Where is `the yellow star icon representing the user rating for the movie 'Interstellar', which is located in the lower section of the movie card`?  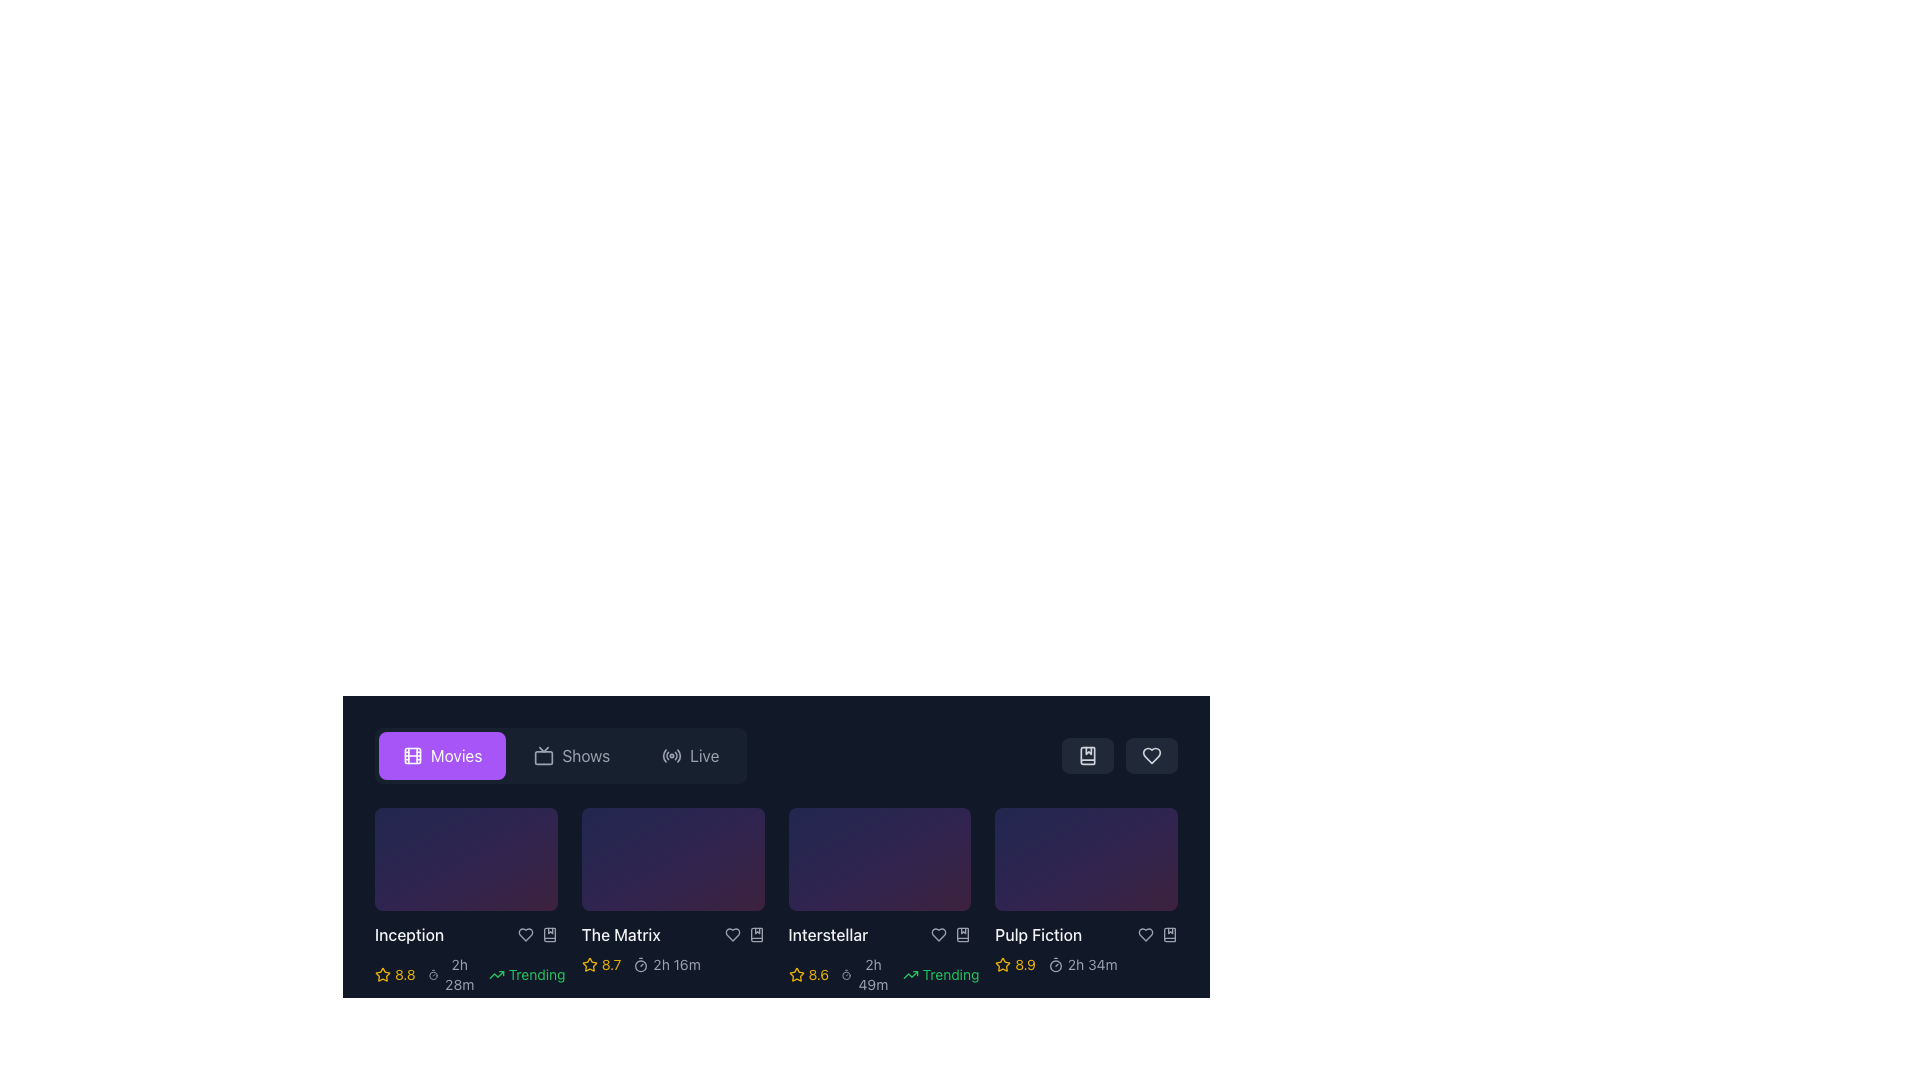 the yellow star icon representing the user rating for the movie 'Interstellar', which is located in the lower section of the movie card is located at coordinates (795, 973).